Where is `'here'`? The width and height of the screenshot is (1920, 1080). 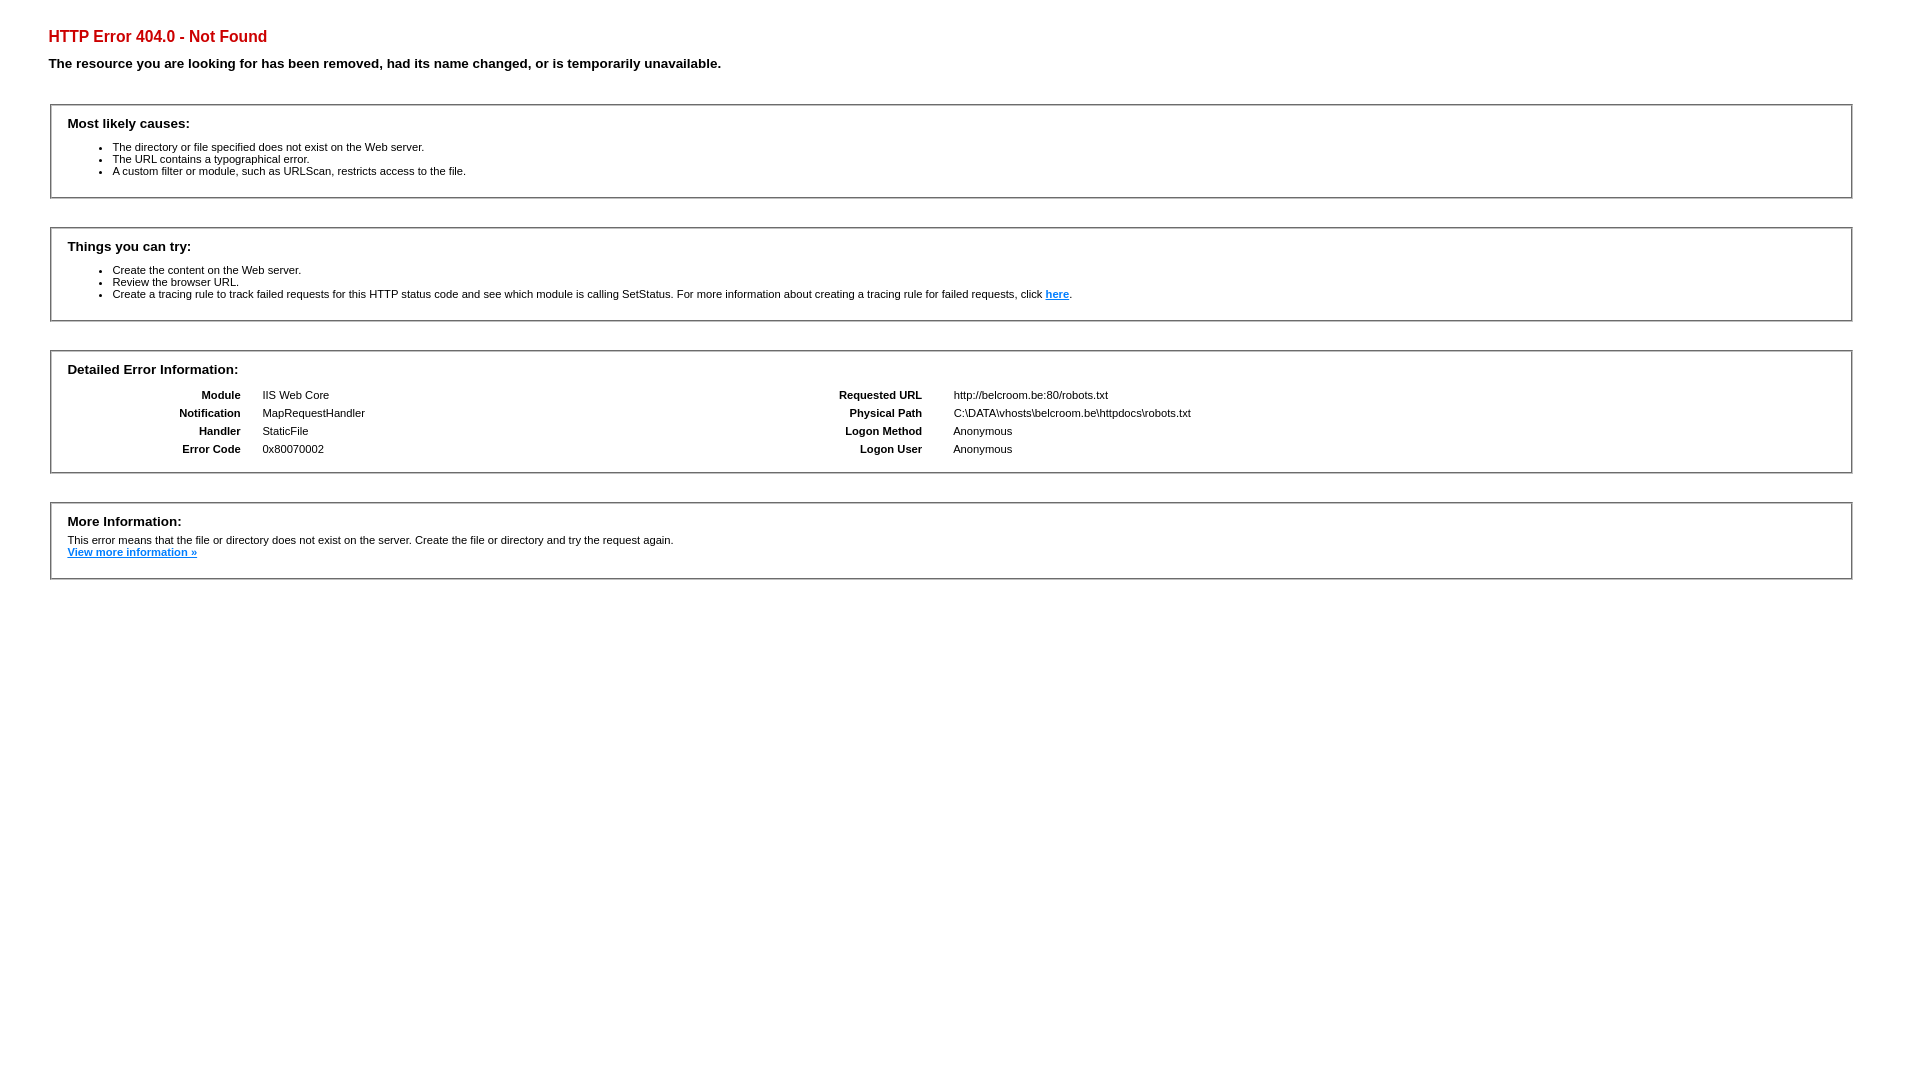 'here' is located at coordinates (1045, 293).